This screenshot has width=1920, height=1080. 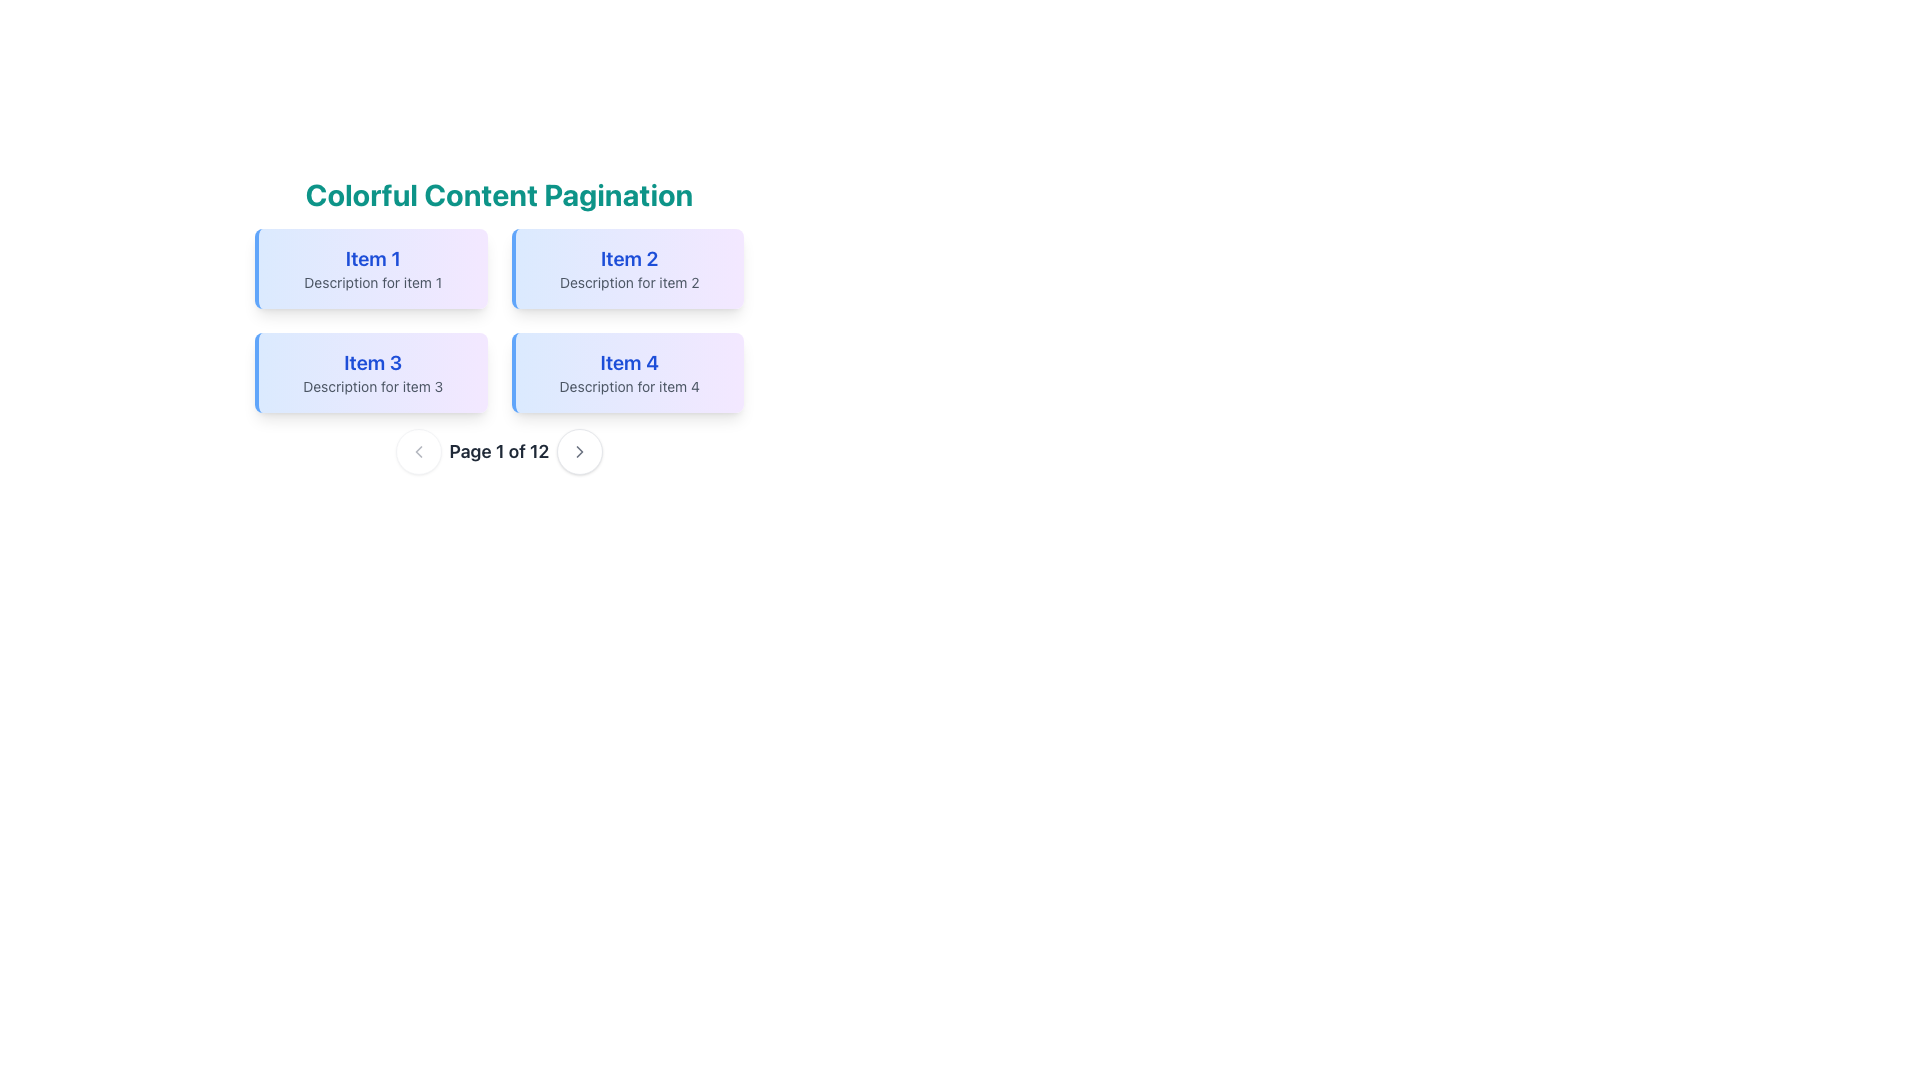 What do you see at coordinates (373, 282) in the screenshot?
I see `the text label providing additional information for 'Item 1', which is located below the text 'Item 1' in the top-left box of the interface` at bounding box center [373, 282].